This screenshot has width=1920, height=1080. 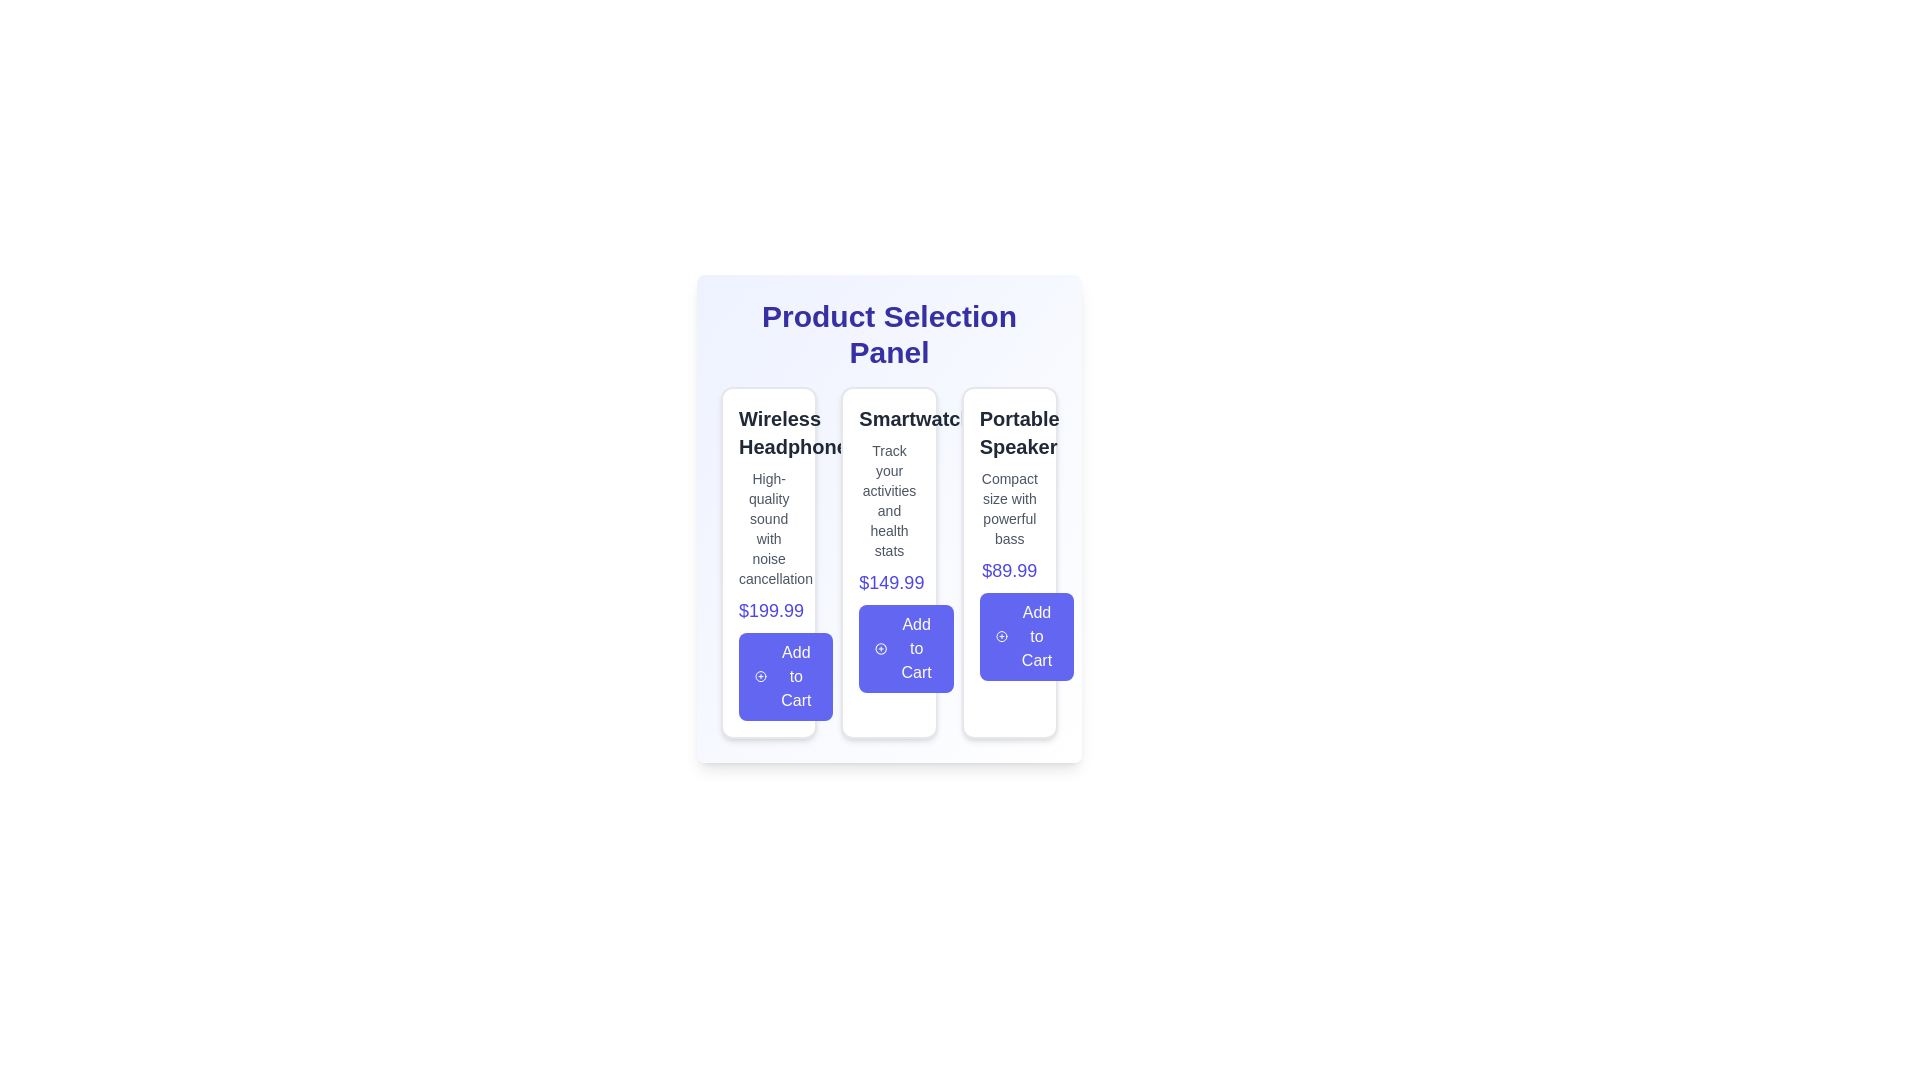 What do you see at coordinates (768, 431) in the screenshot?
I see `static text label that displays 'Wireless Headphones', which is prominently featured in dark gray font at the top-left of the product card section` at bounding box center [768, 431].